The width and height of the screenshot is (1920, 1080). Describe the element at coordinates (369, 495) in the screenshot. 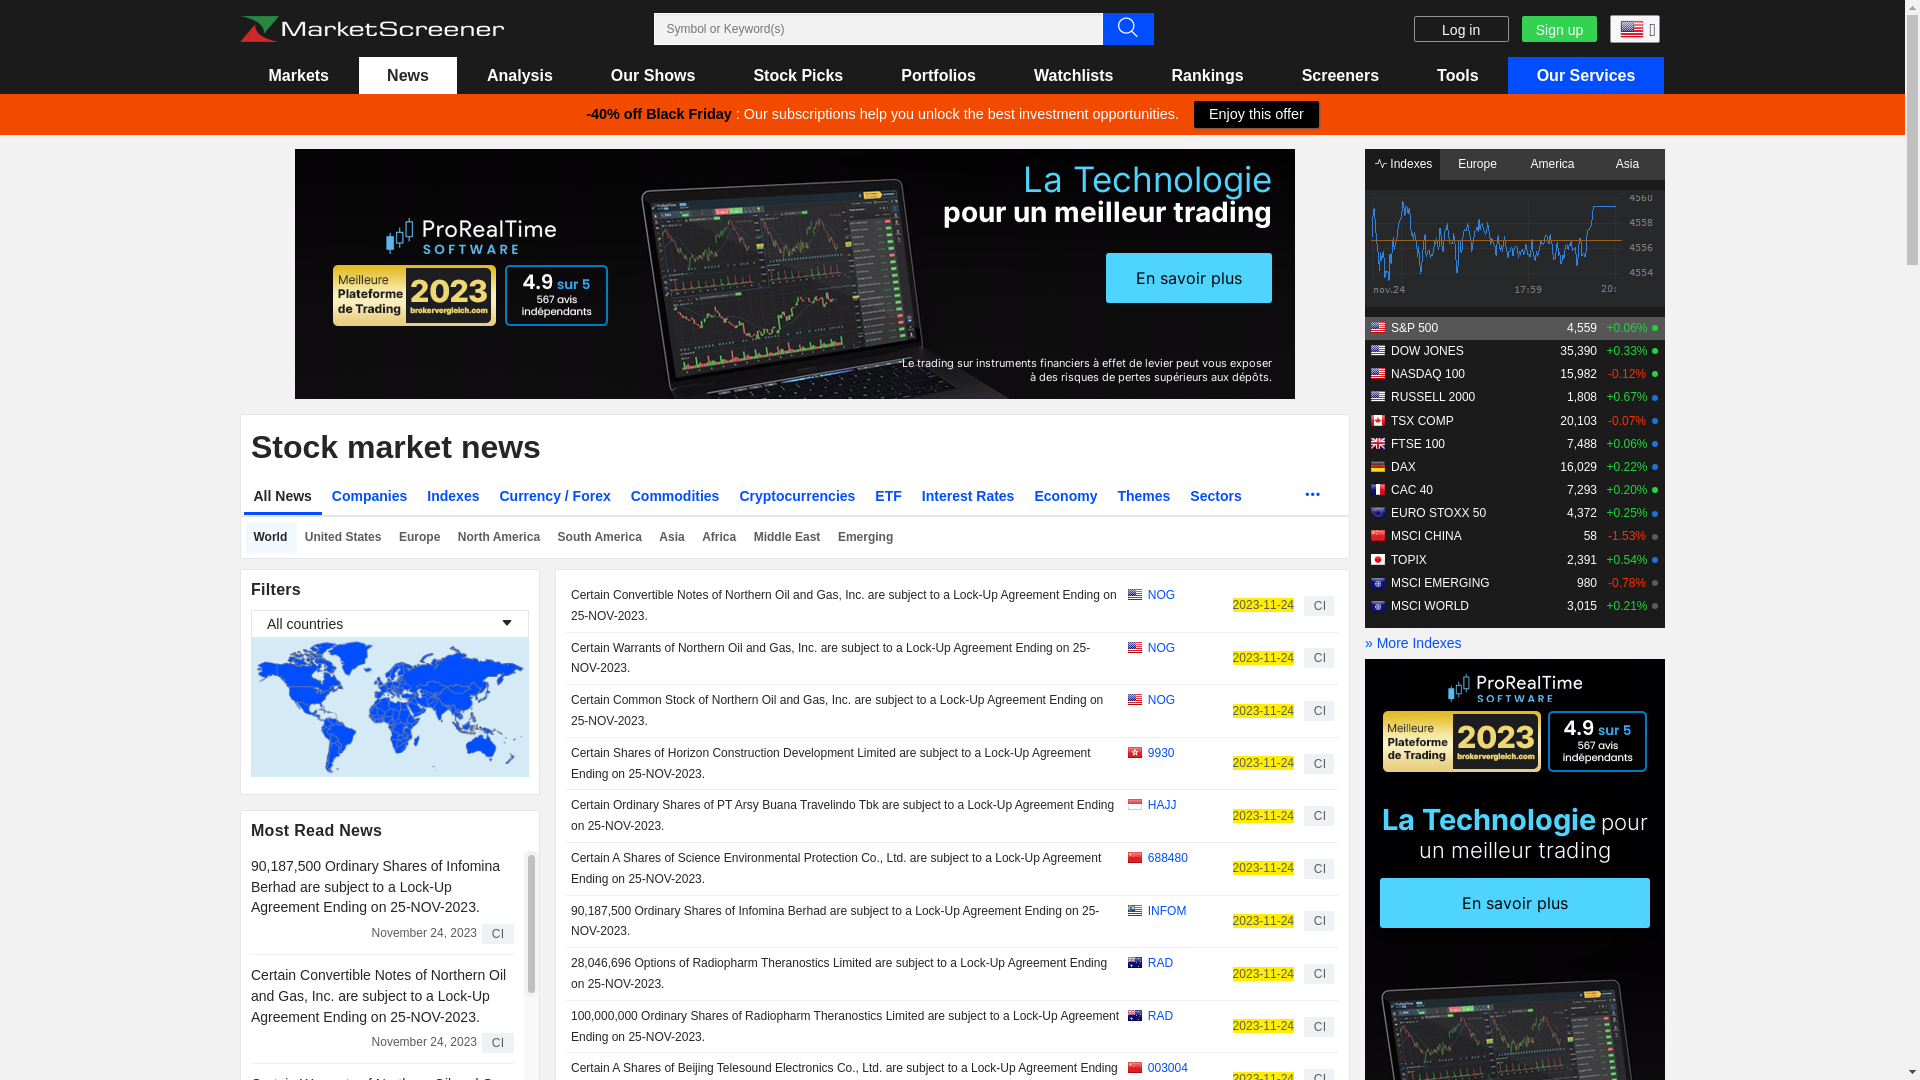

I see `'Companies'` at that location.